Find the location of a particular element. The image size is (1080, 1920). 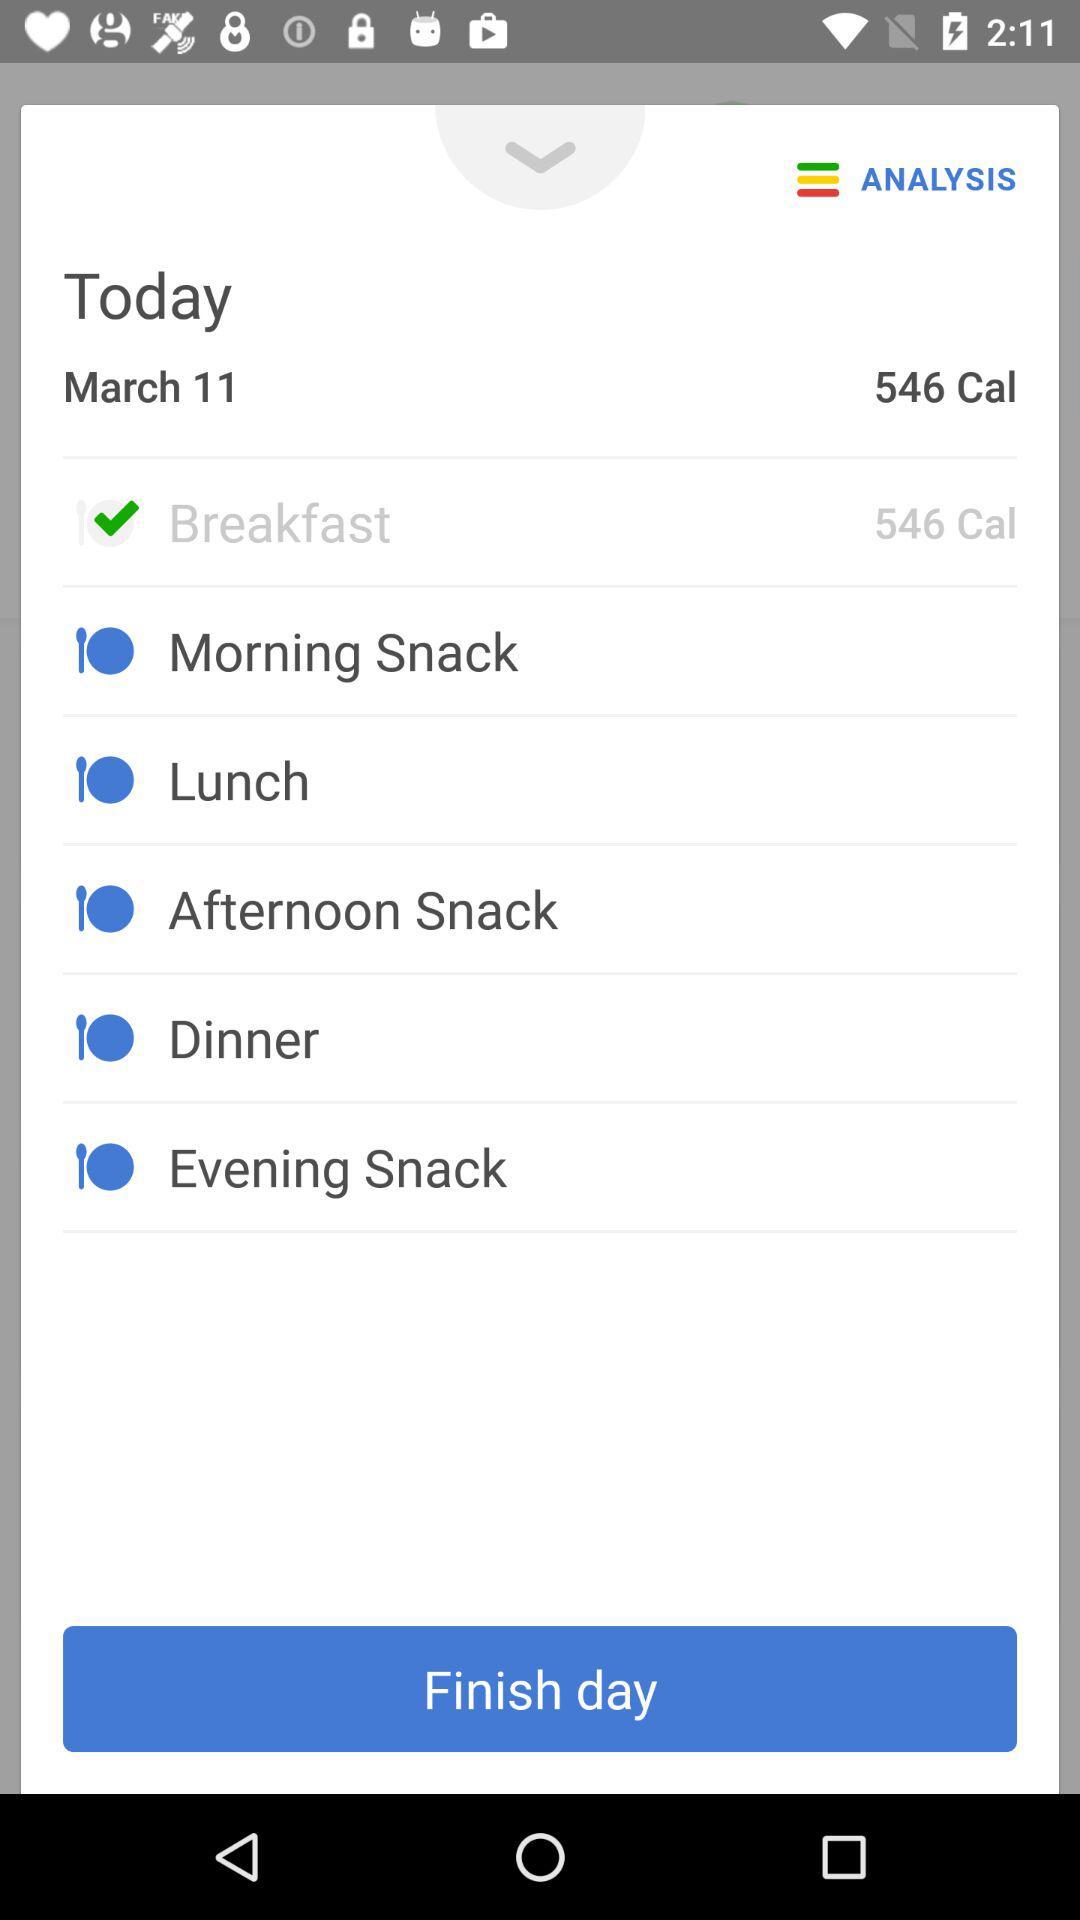

icon to the left of 546 cal item is located at coordinates (519, 521).